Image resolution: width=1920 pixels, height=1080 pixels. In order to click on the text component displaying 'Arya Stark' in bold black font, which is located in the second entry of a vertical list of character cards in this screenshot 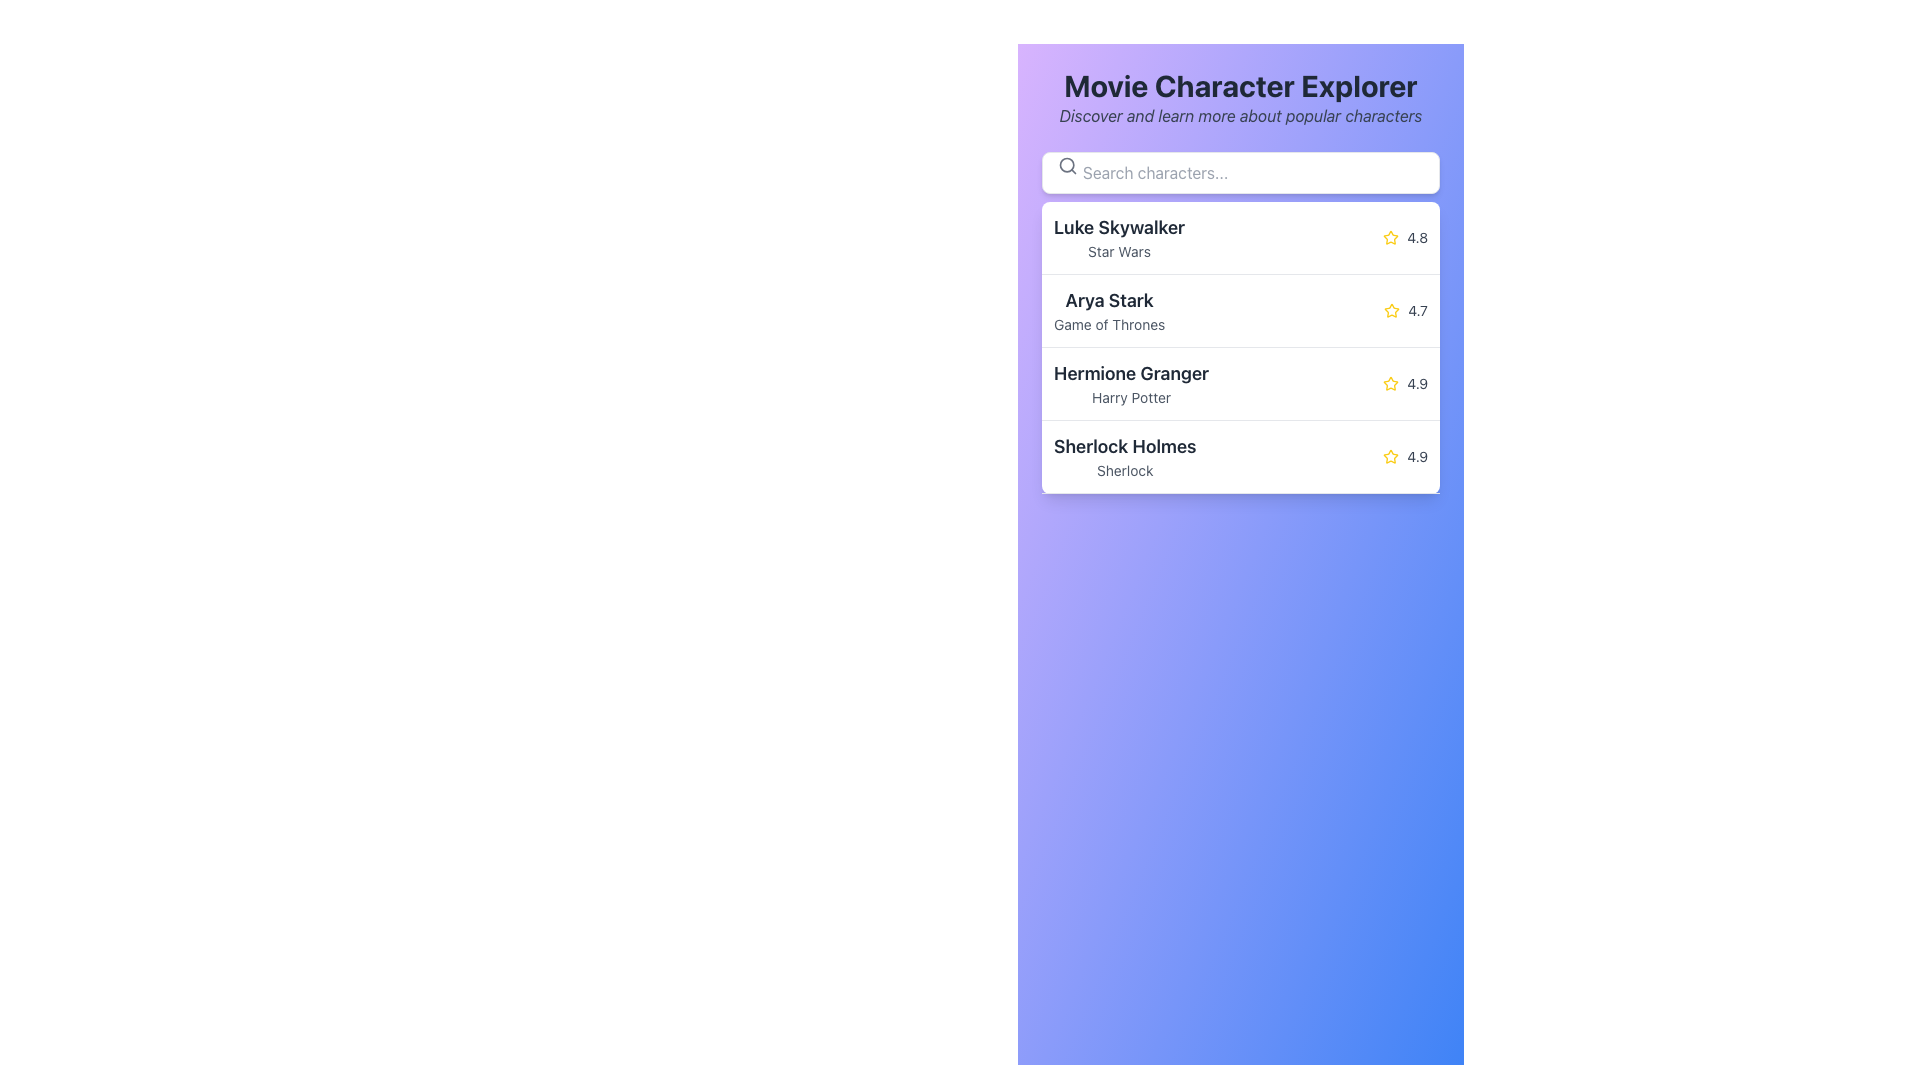, I will do `click(1108, 311)`.